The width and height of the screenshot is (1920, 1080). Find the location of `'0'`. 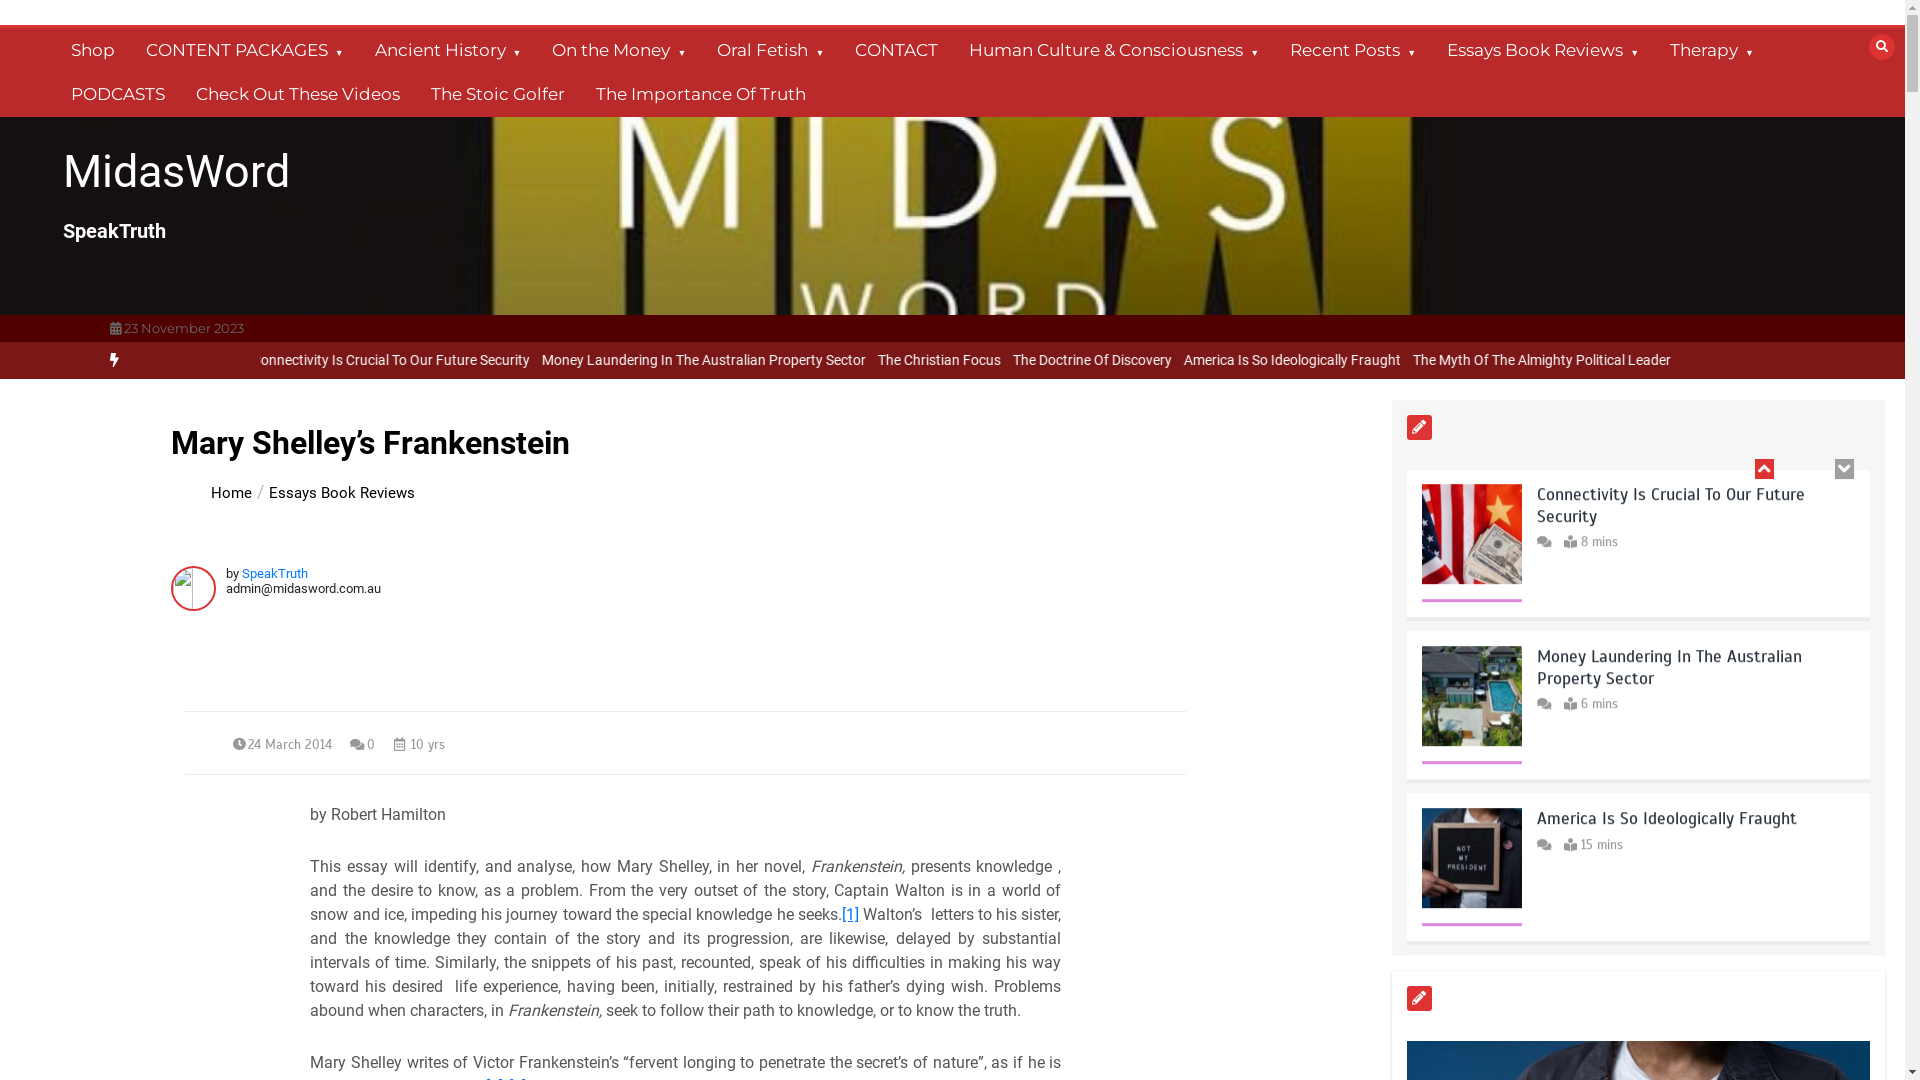

'0' is located at coordinates (362, 744).